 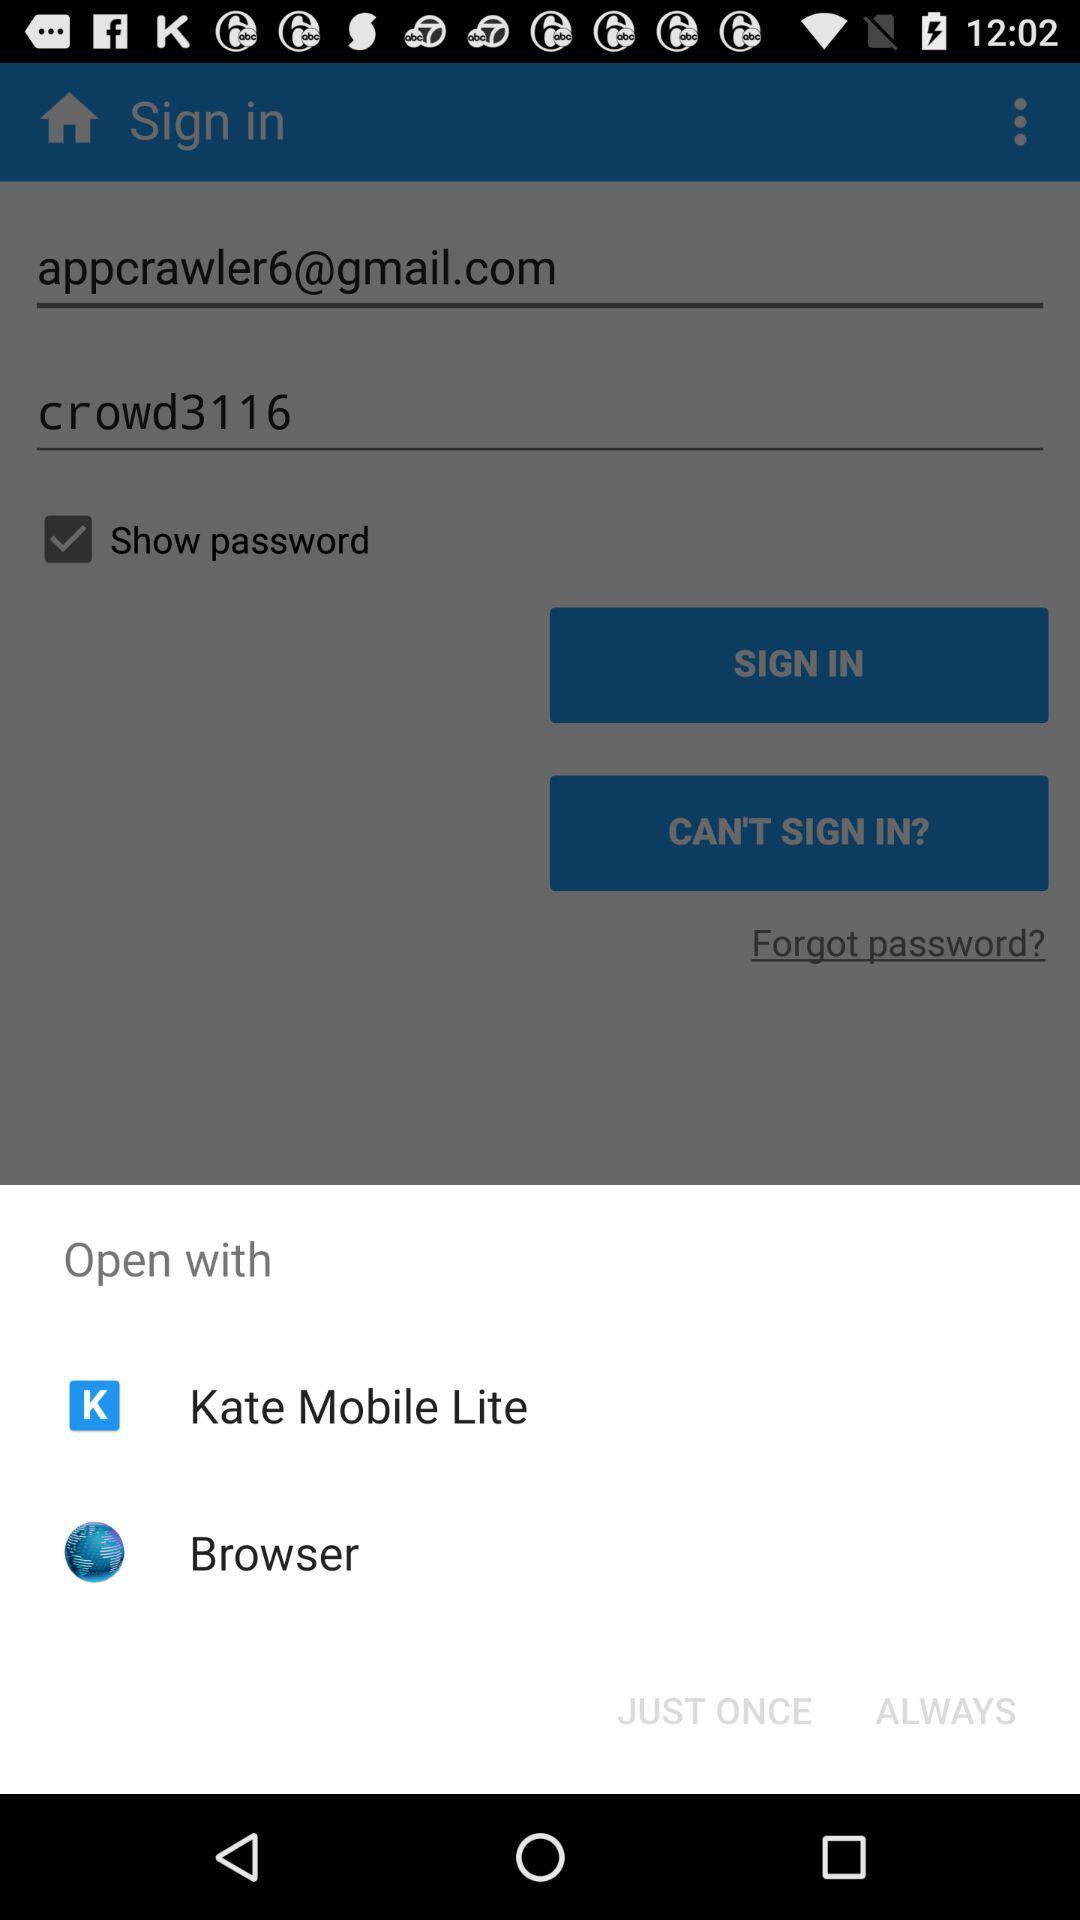 What do you see at coordinates (357, 1404) in the screenshot?
I see `the app above browser icon` at bounding box center [357, 1404].